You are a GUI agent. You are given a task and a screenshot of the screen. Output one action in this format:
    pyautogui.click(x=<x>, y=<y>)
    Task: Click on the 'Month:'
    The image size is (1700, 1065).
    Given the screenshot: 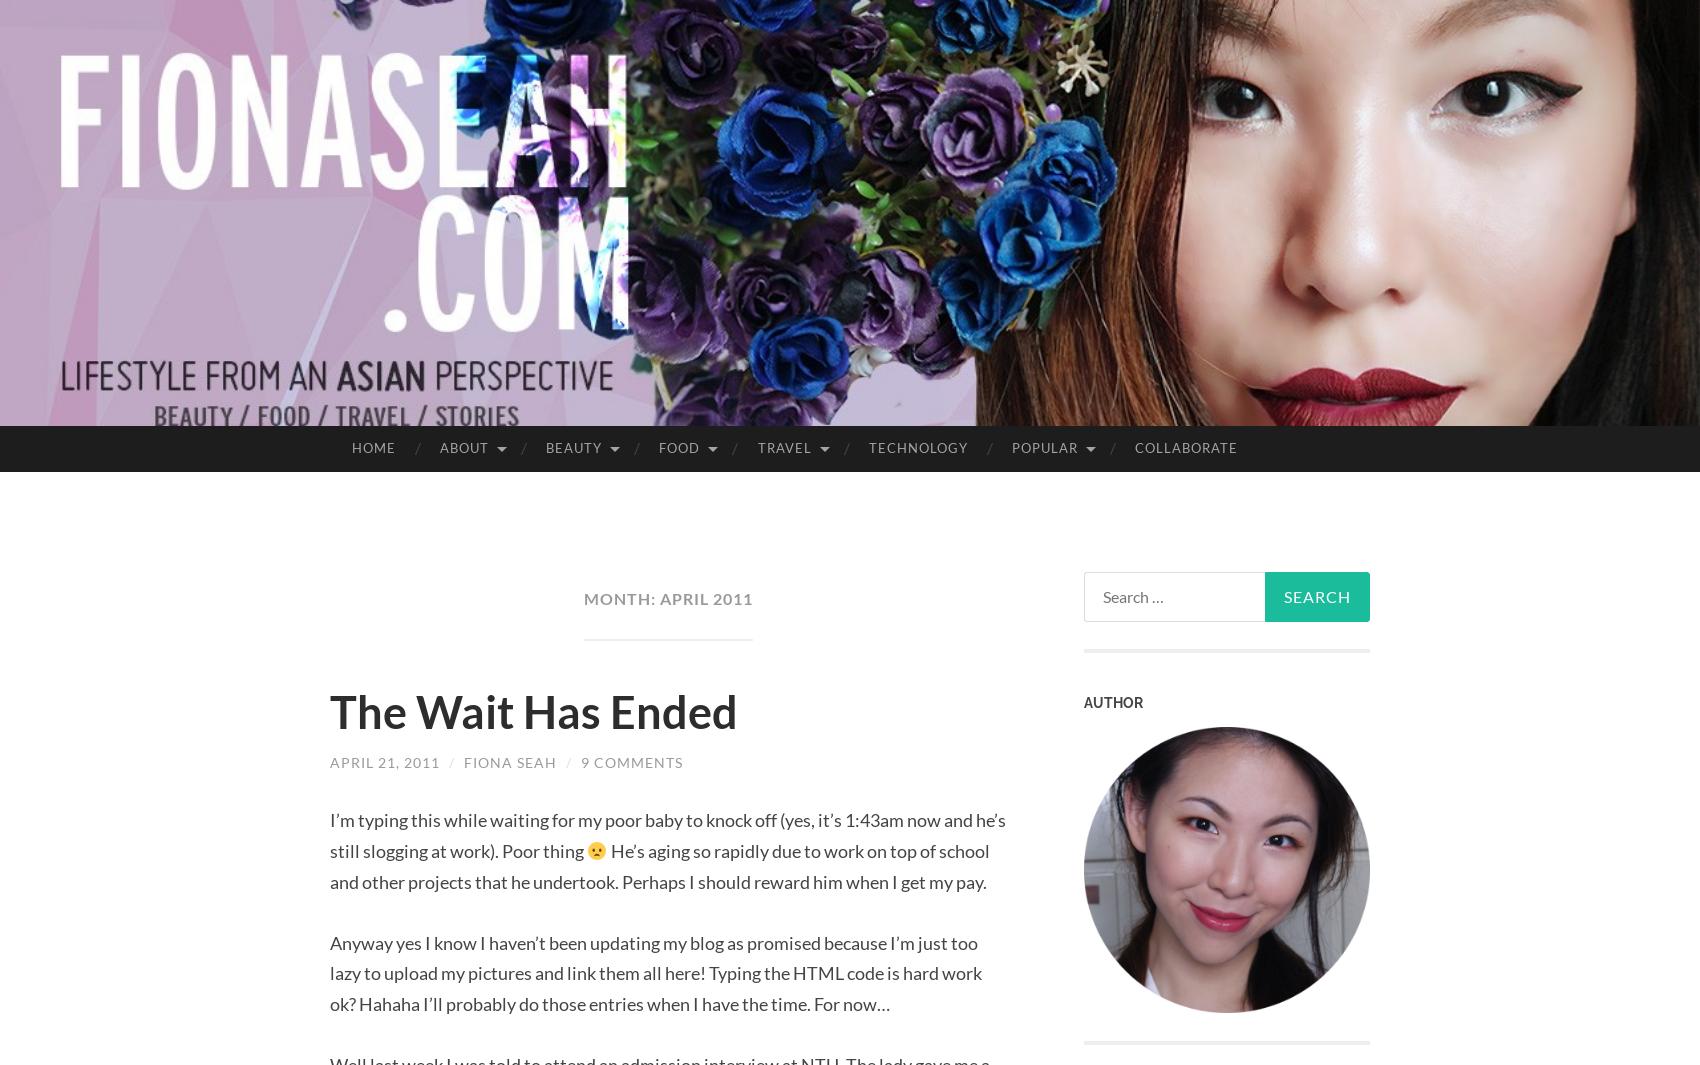 What is the action you would take?
    pyautogui.click(x=620, y=598)
    